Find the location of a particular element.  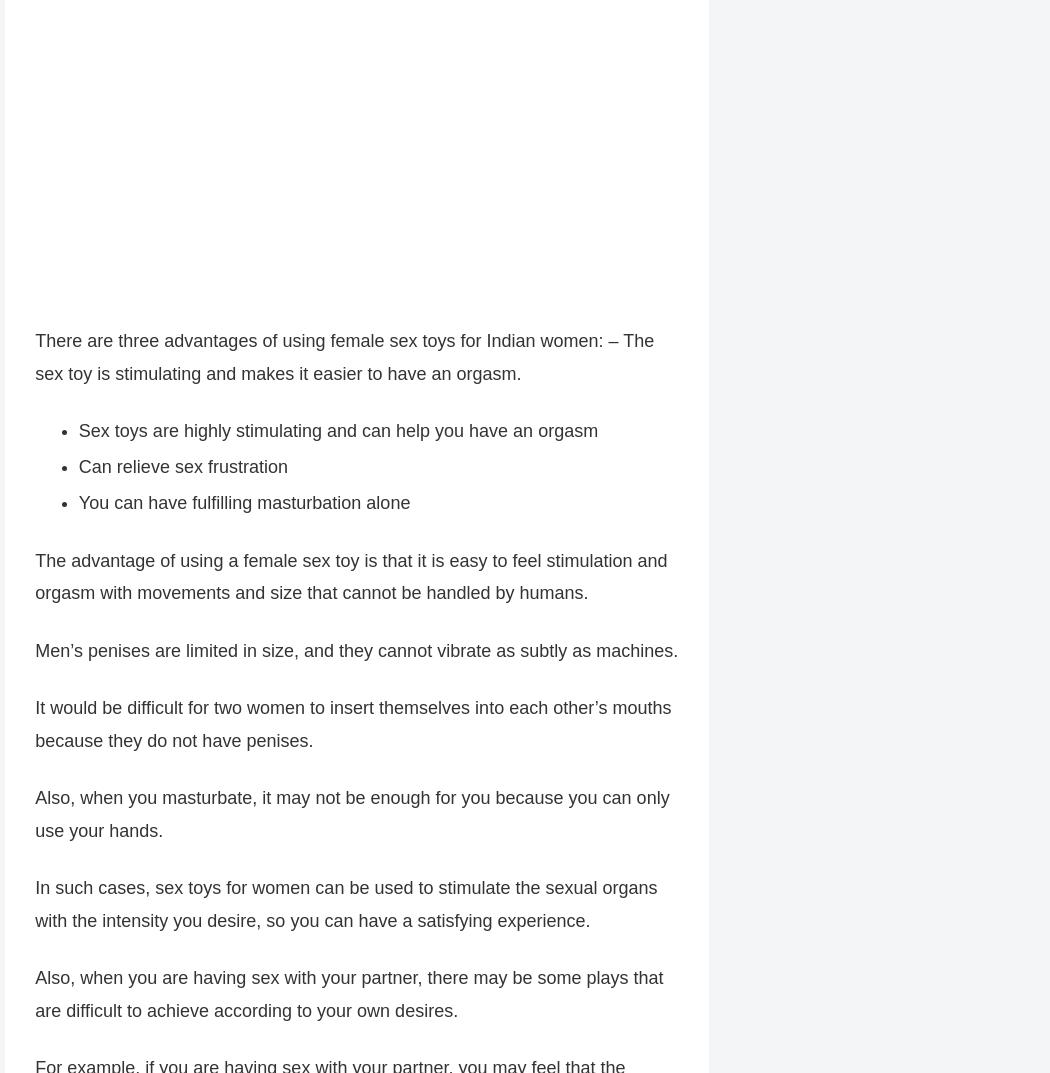

'Also, when you masturbate, it may not be enough for you because you can only use your hands.' is located at coordinates (350, 816).